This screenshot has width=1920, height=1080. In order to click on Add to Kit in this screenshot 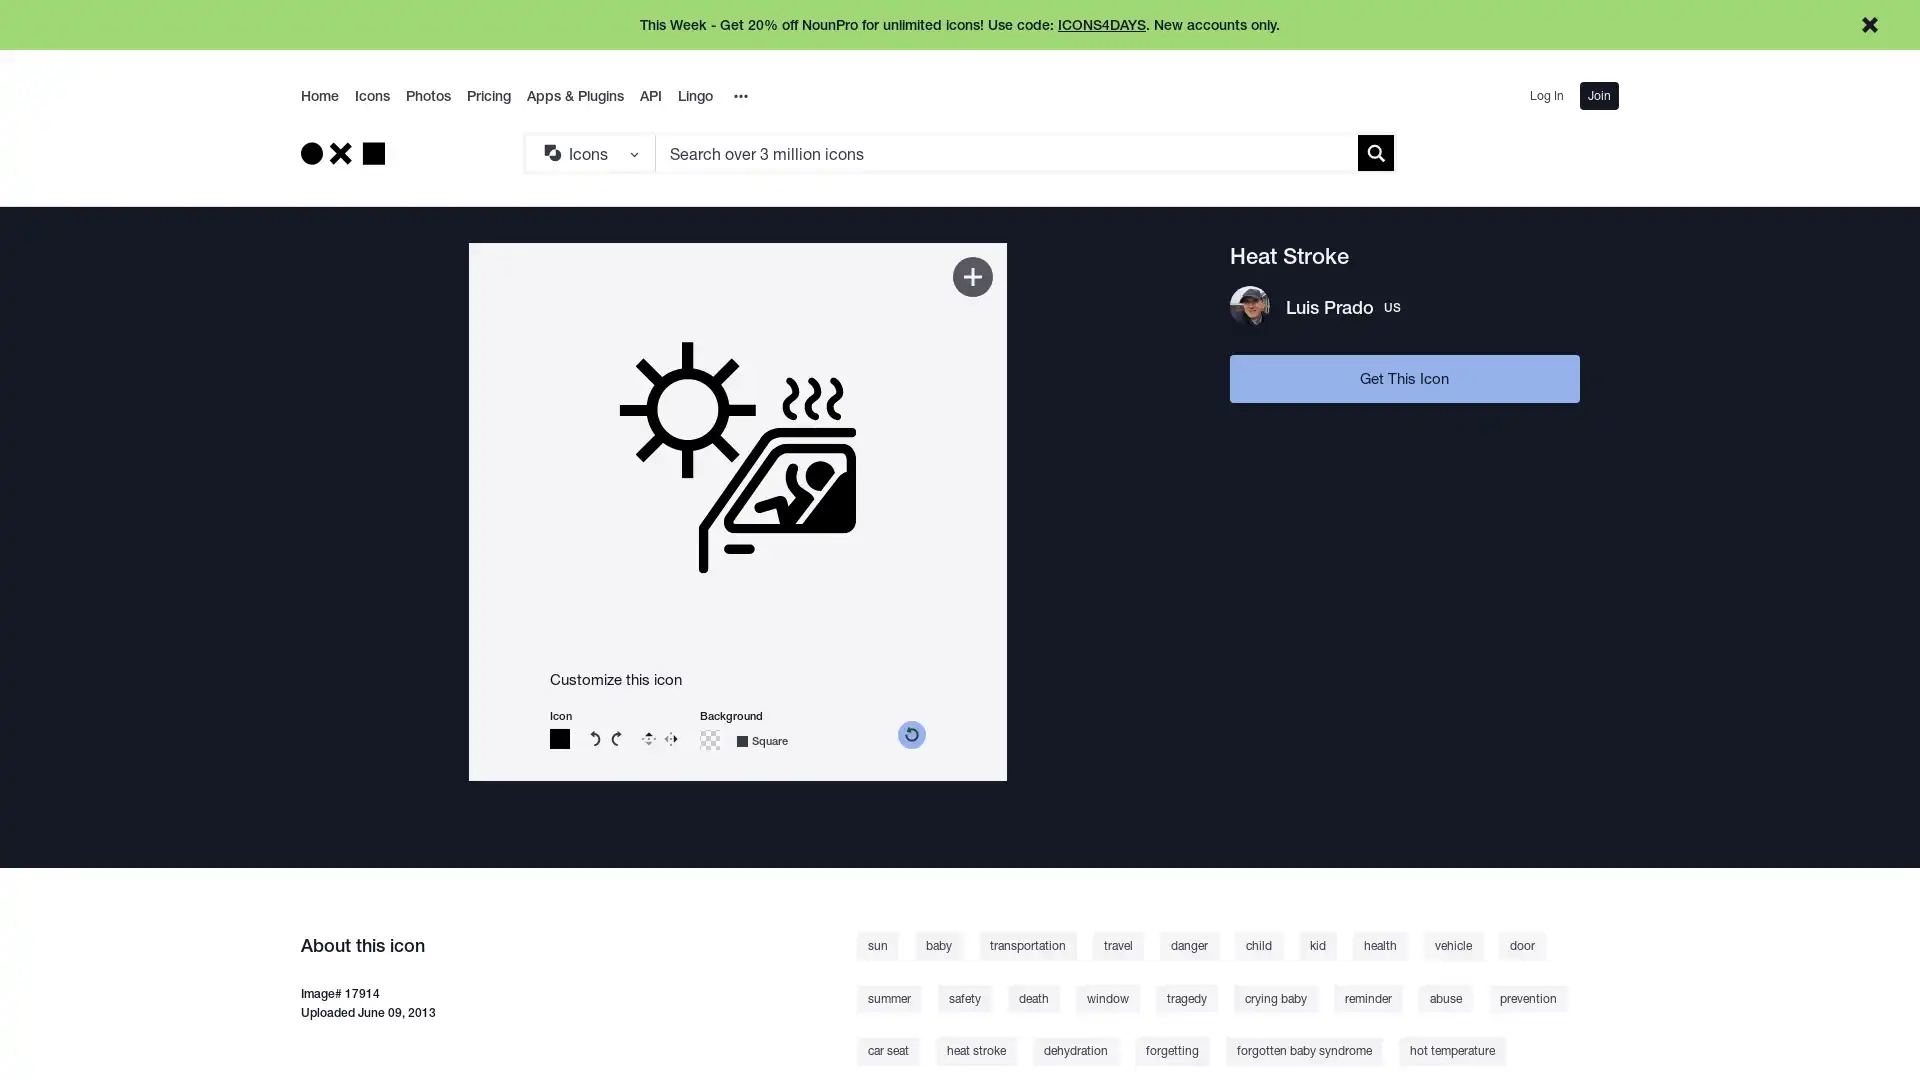, I will do `click(972, 277)`.